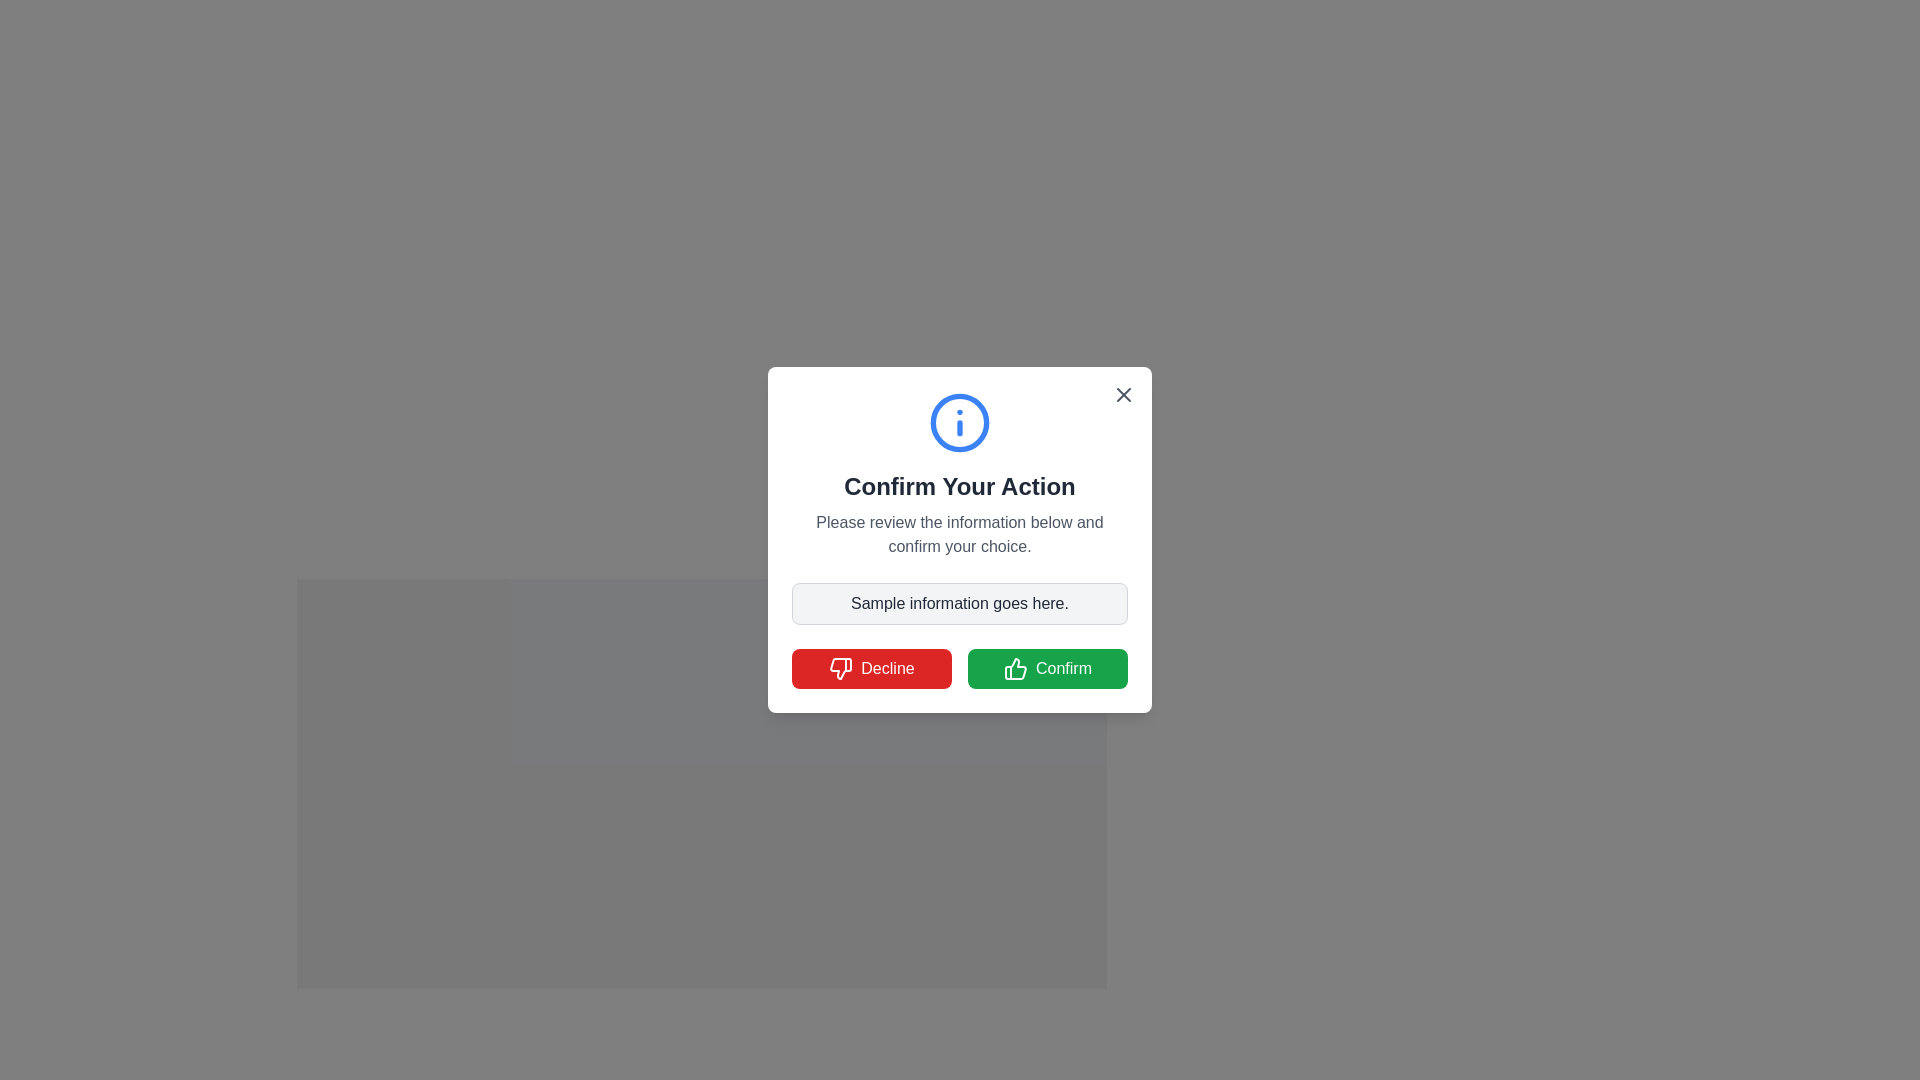 The height and width of the screenshot is (1080, 1920). I want to click on the confirmation icon located within the 'Confirm' button at the bottom-right of the dialog box, positioned to the left of the text label 'Confirm', so click(1016, 668).